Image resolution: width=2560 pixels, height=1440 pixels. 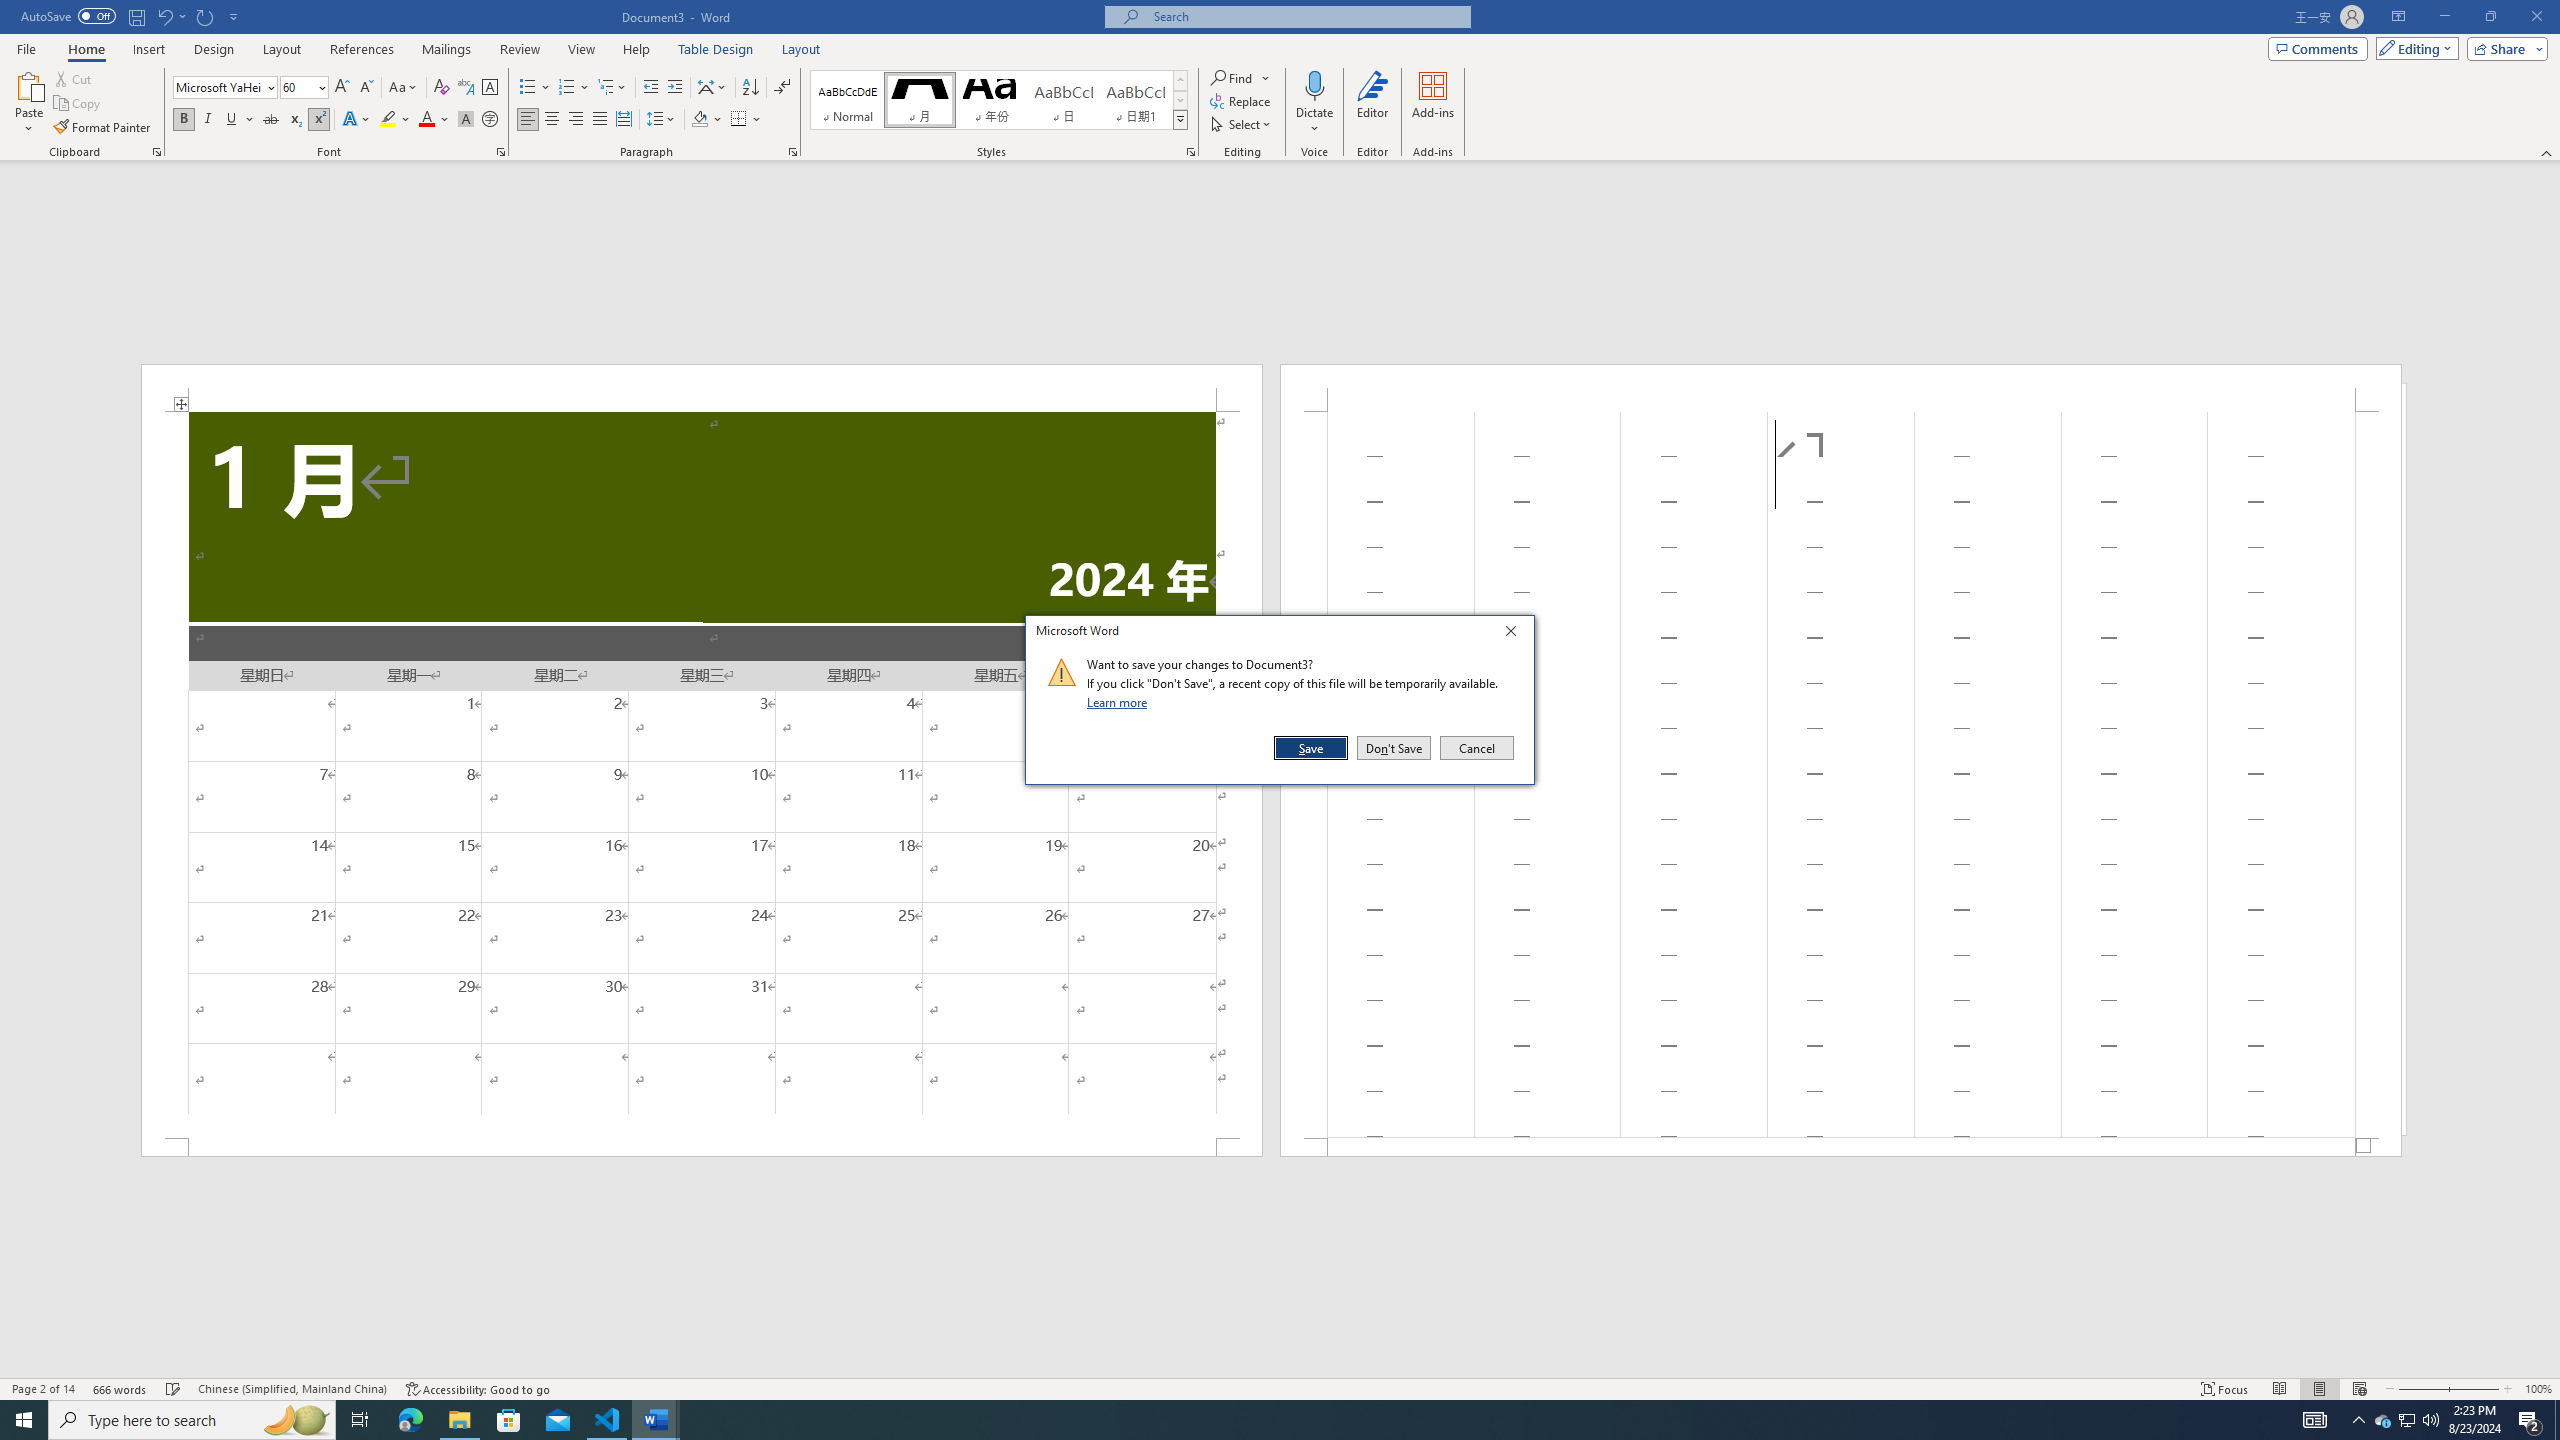 What do you see at coordinates (425, 118) in the screenshot?
I see `'Font Color RGB(255, 0, 0)'` at bounding box center [425, 118].